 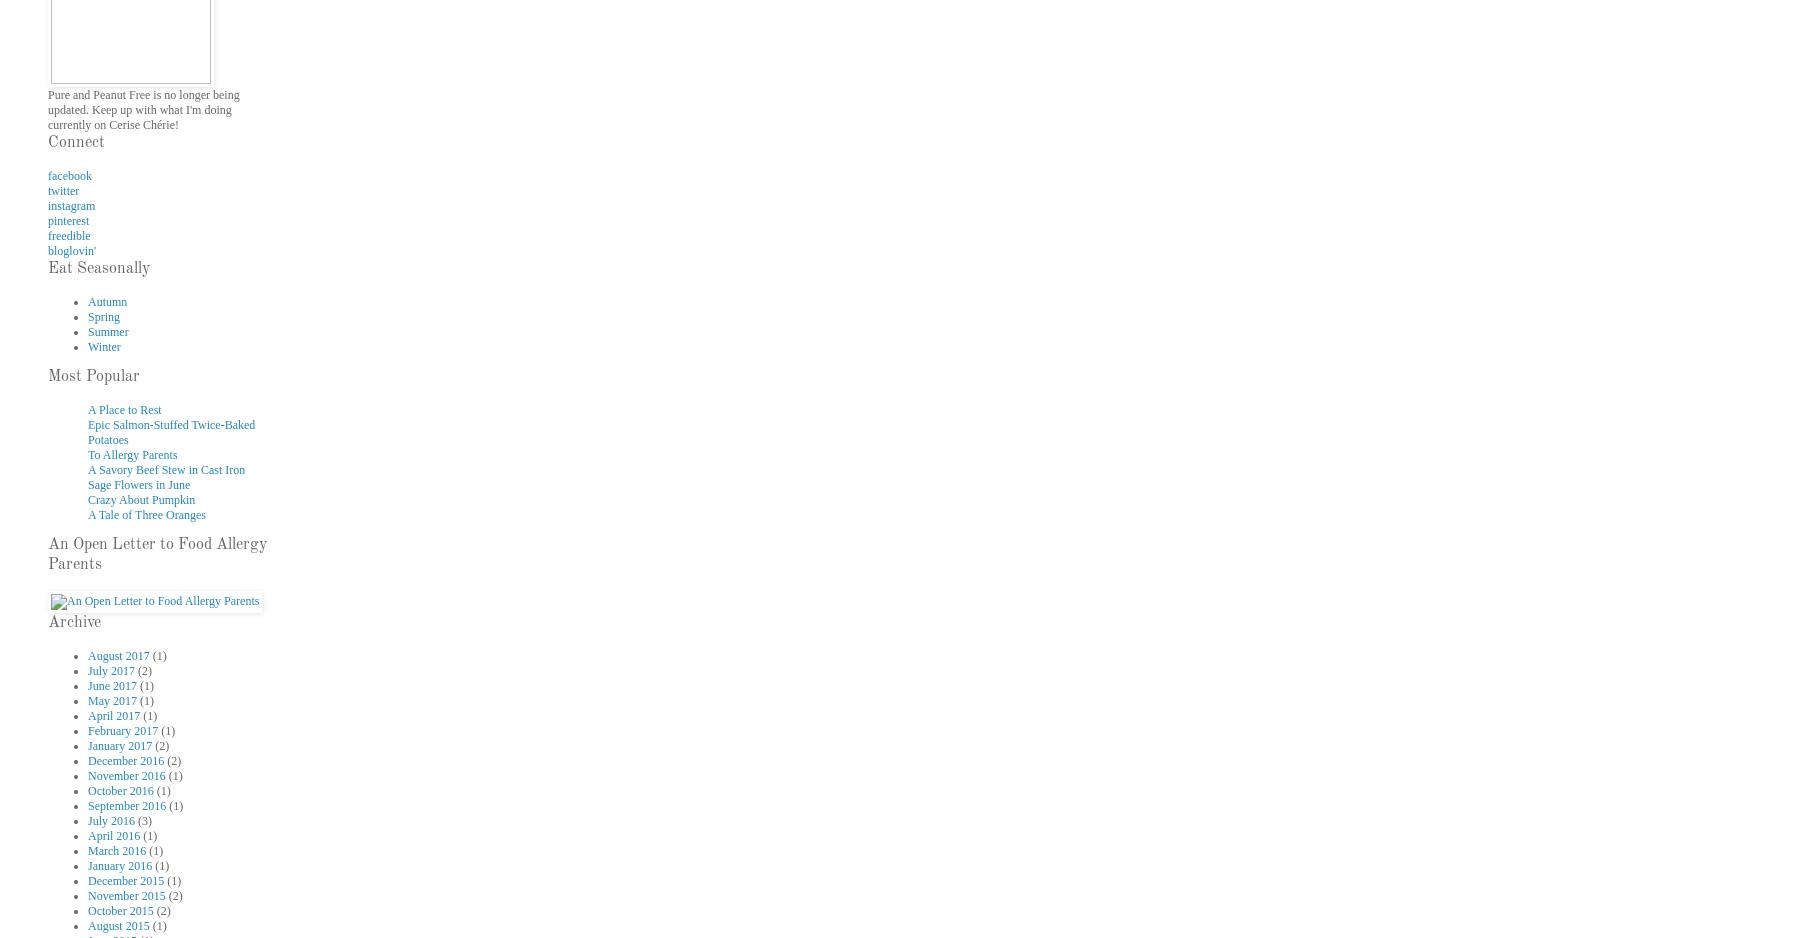 What do you see at coordinates (69, 235) in the screenshot?
I see `'freedible'` at bounding box center [69, 235].